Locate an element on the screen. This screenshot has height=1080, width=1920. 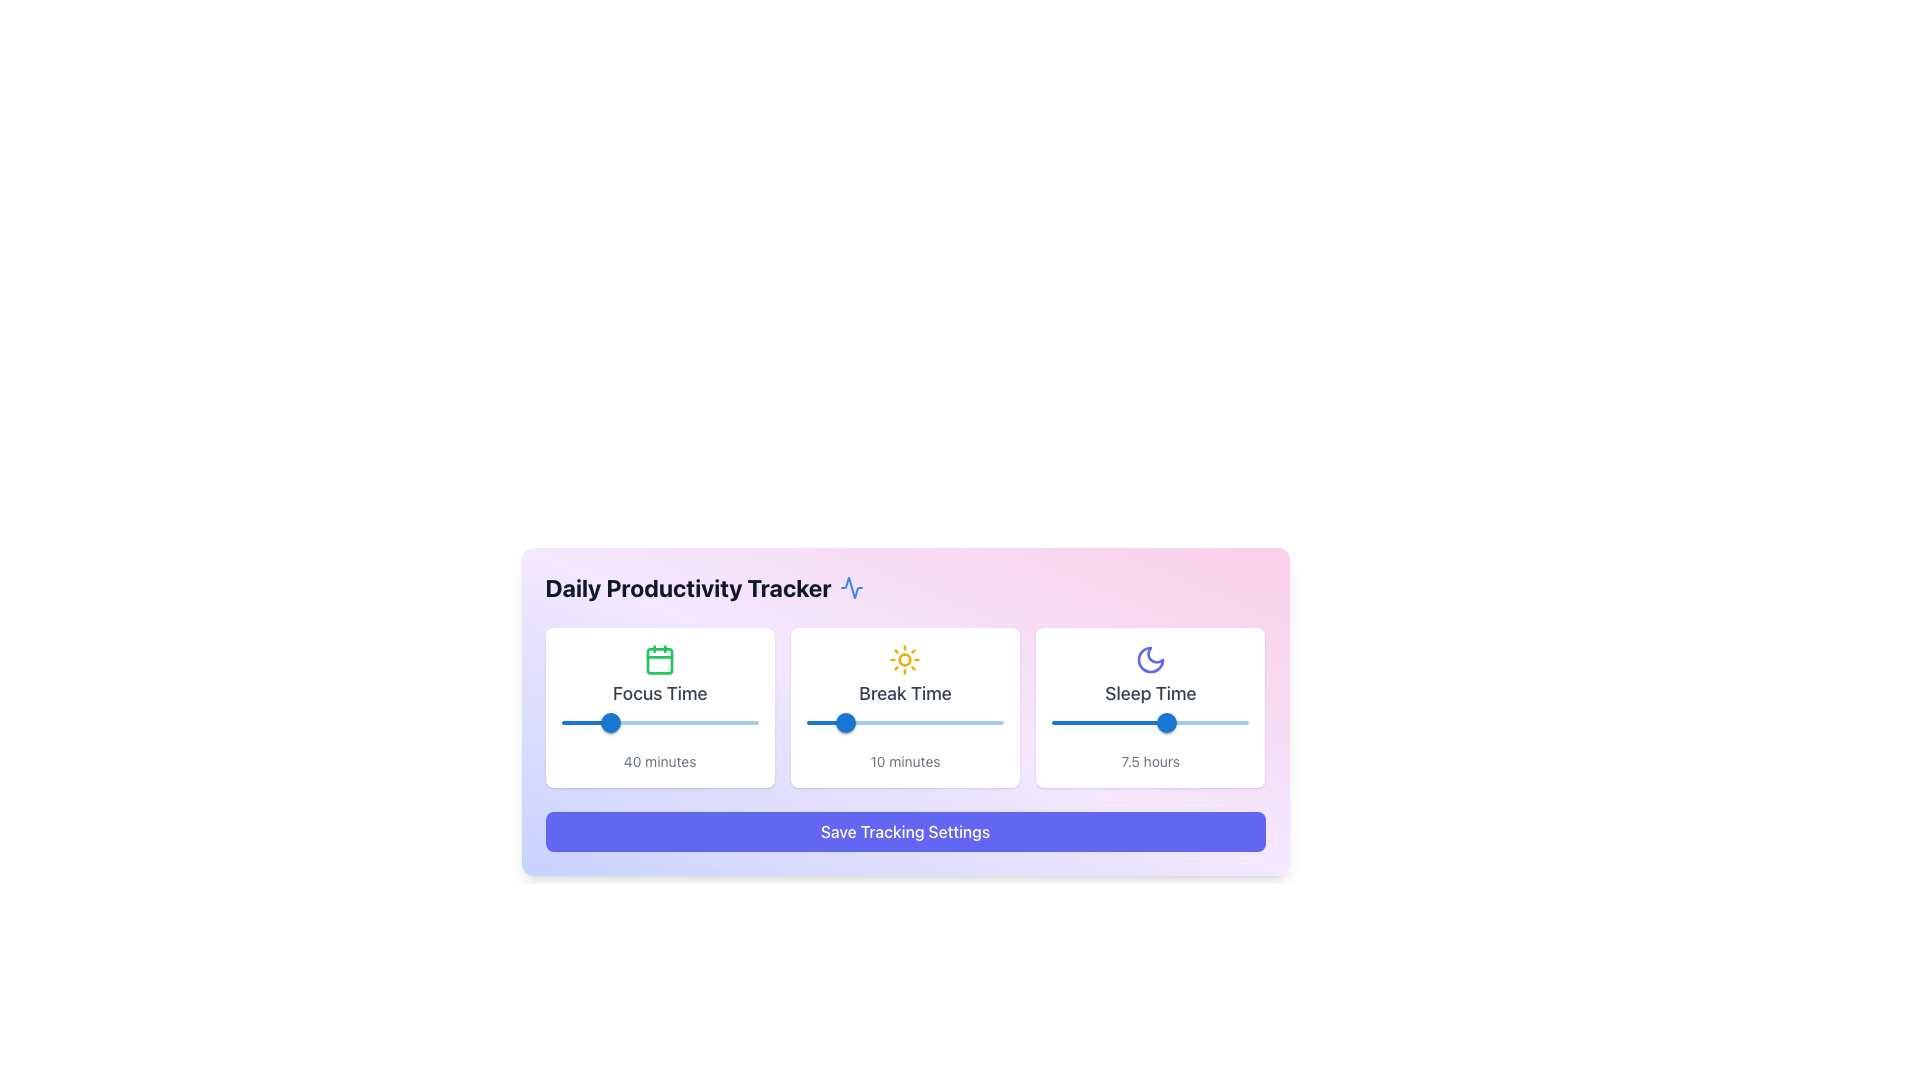
the 'Focus Time' slider is located at coordinates (552, 720).